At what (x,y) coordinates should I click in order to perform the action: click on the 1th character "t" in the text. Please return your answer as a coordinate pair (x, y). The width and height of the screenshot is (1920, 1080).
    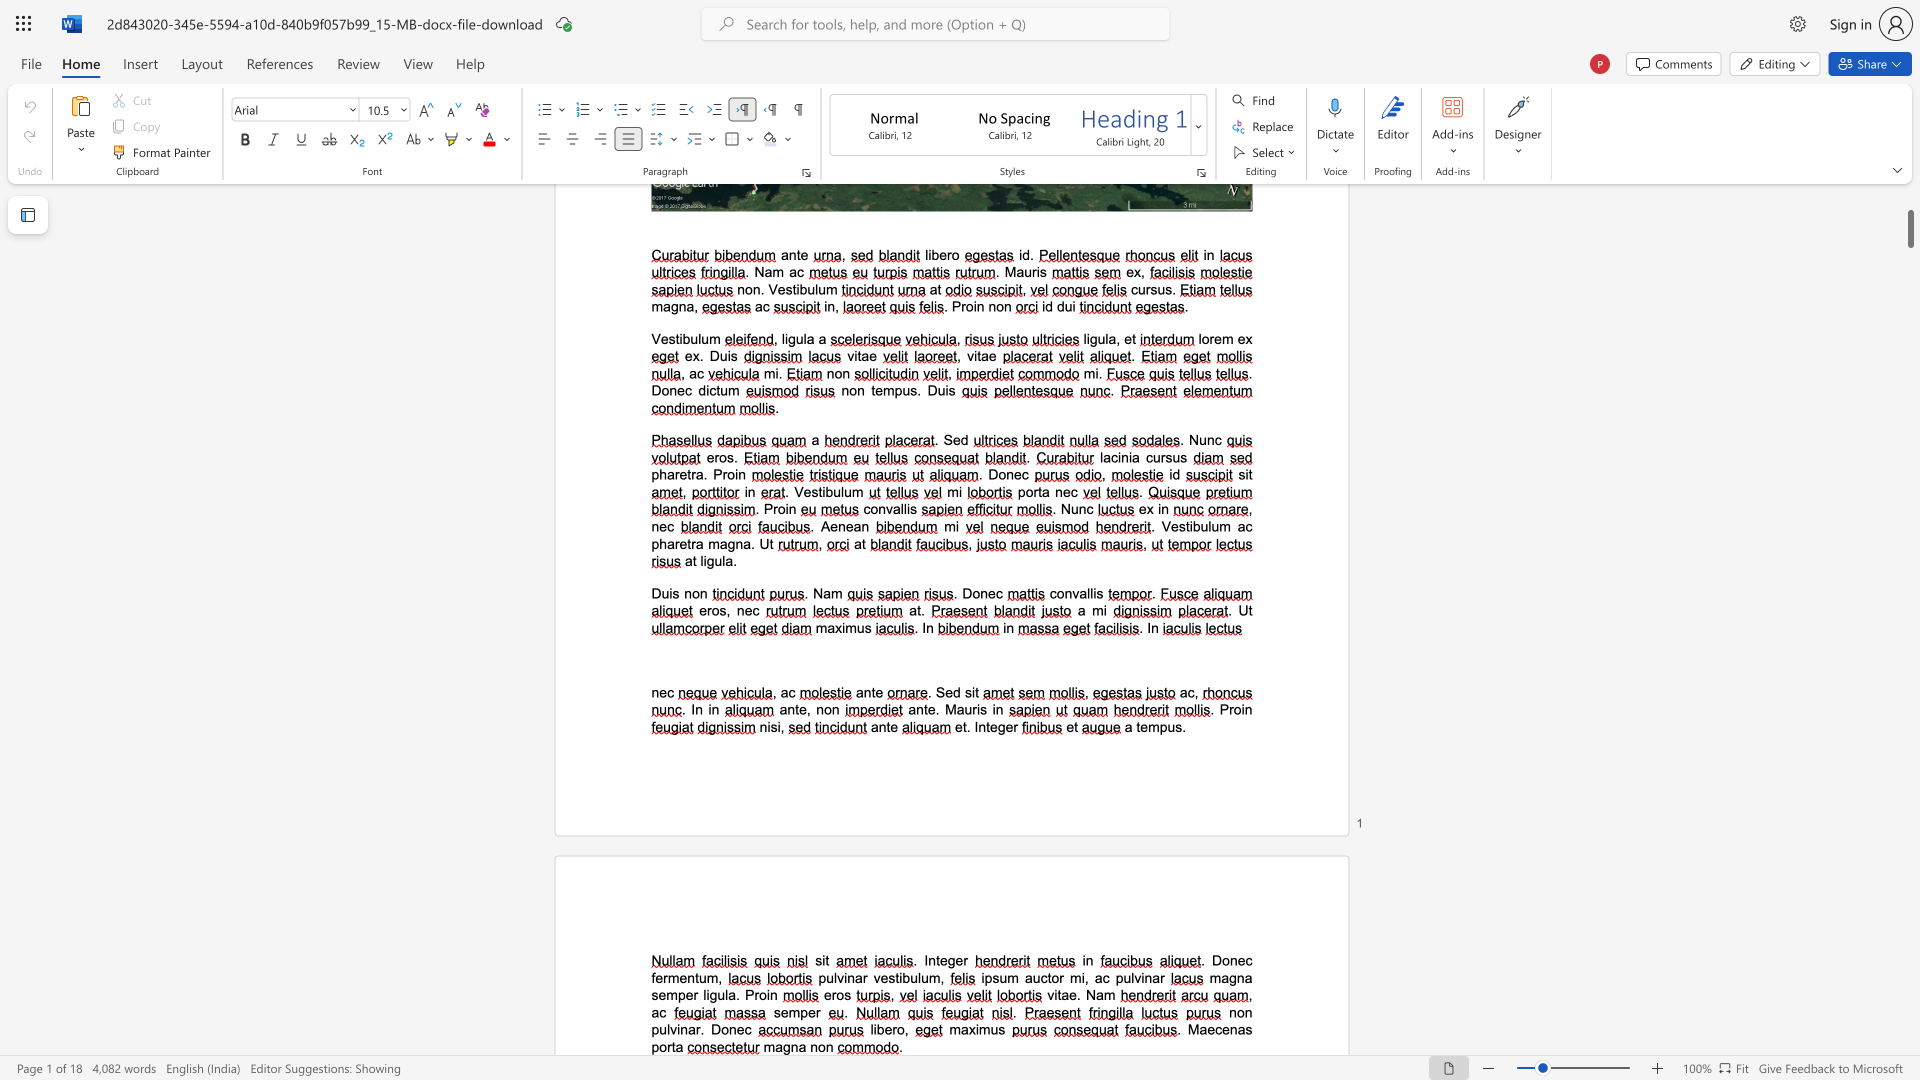
    Looking at the image, I should click on (673, 1046).